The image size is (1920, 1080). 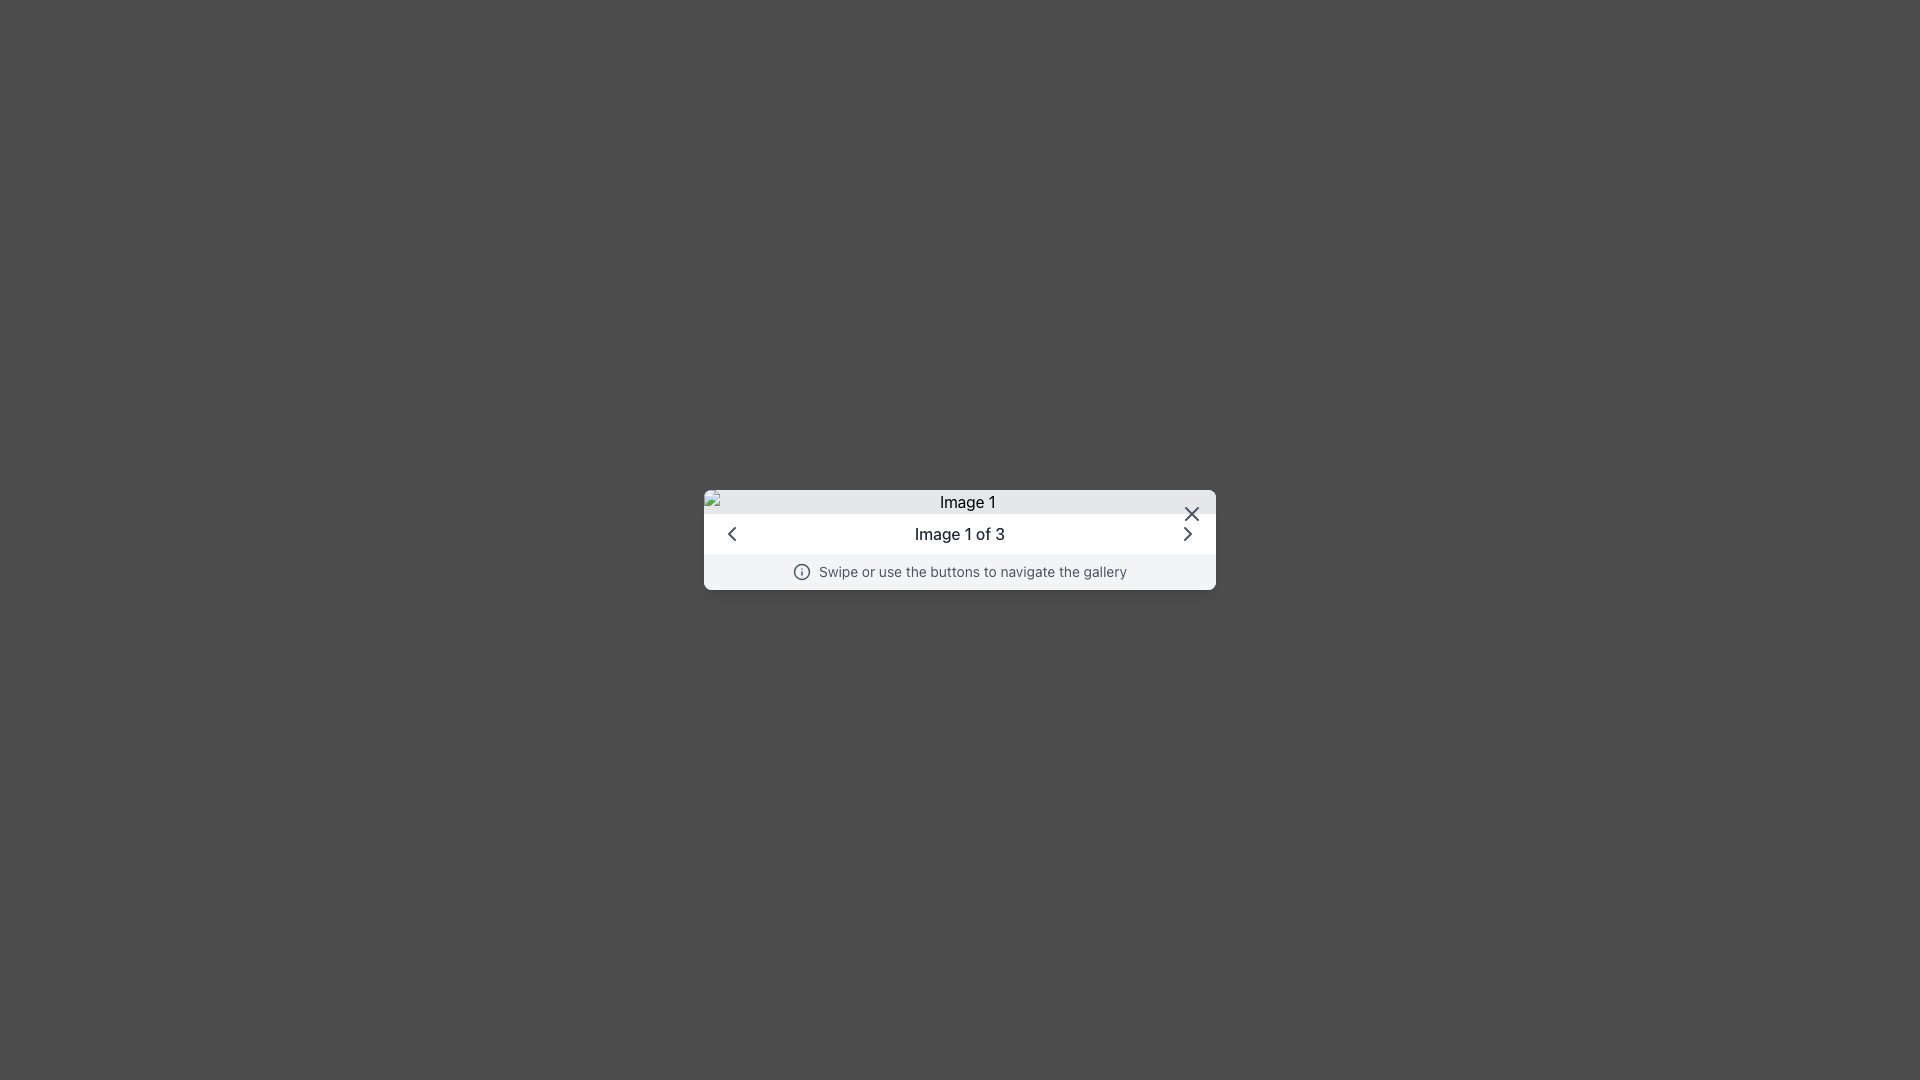 I want to click on the close button (icon-button) shaped like an 'X' located in the top-right corner of the gallery viewer, so click(x=1191, y=512).